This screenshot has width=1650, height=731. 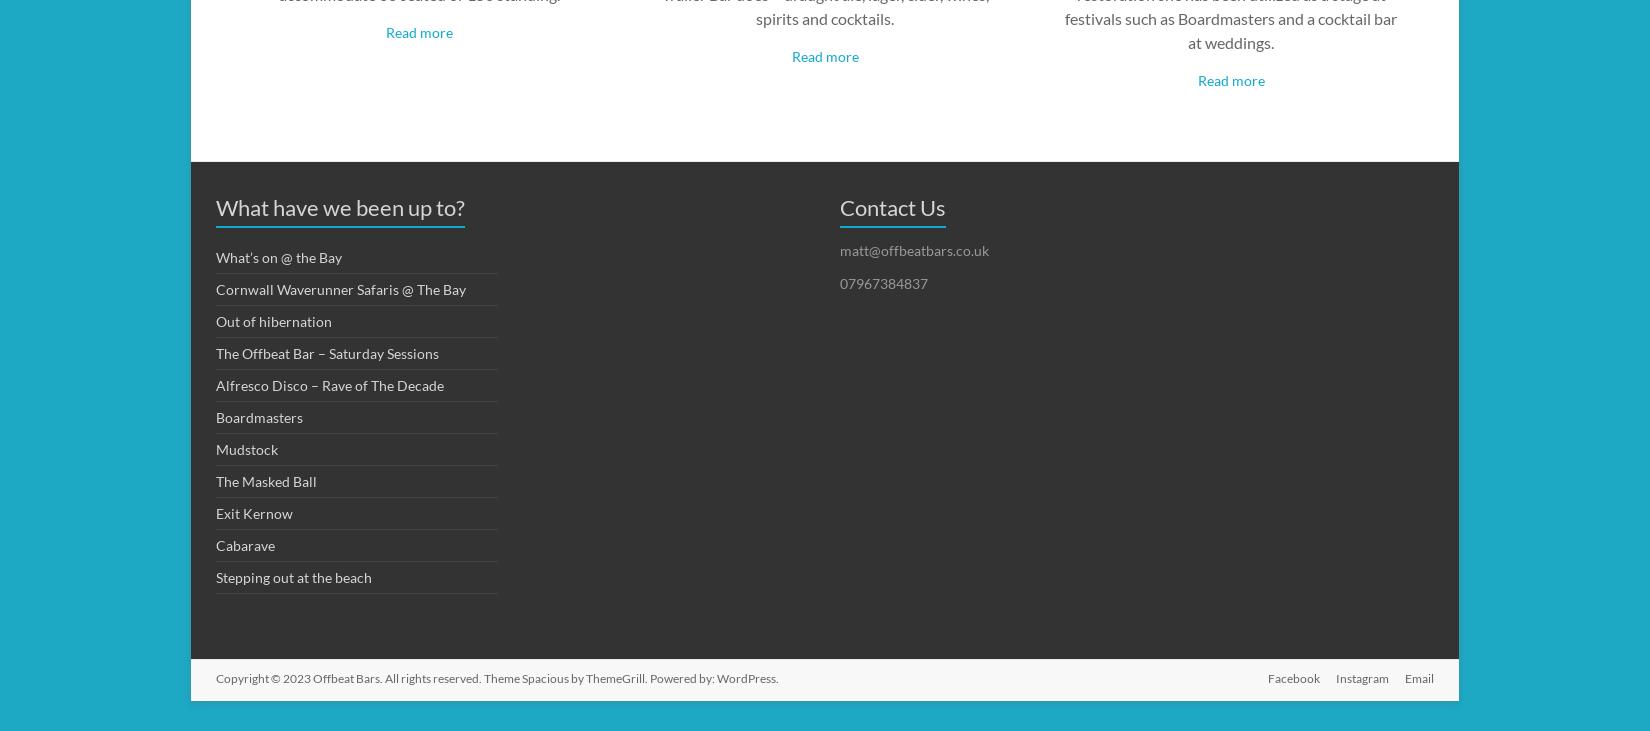 I want to click on 'What have we been up to?', so click(x=340, y=206).